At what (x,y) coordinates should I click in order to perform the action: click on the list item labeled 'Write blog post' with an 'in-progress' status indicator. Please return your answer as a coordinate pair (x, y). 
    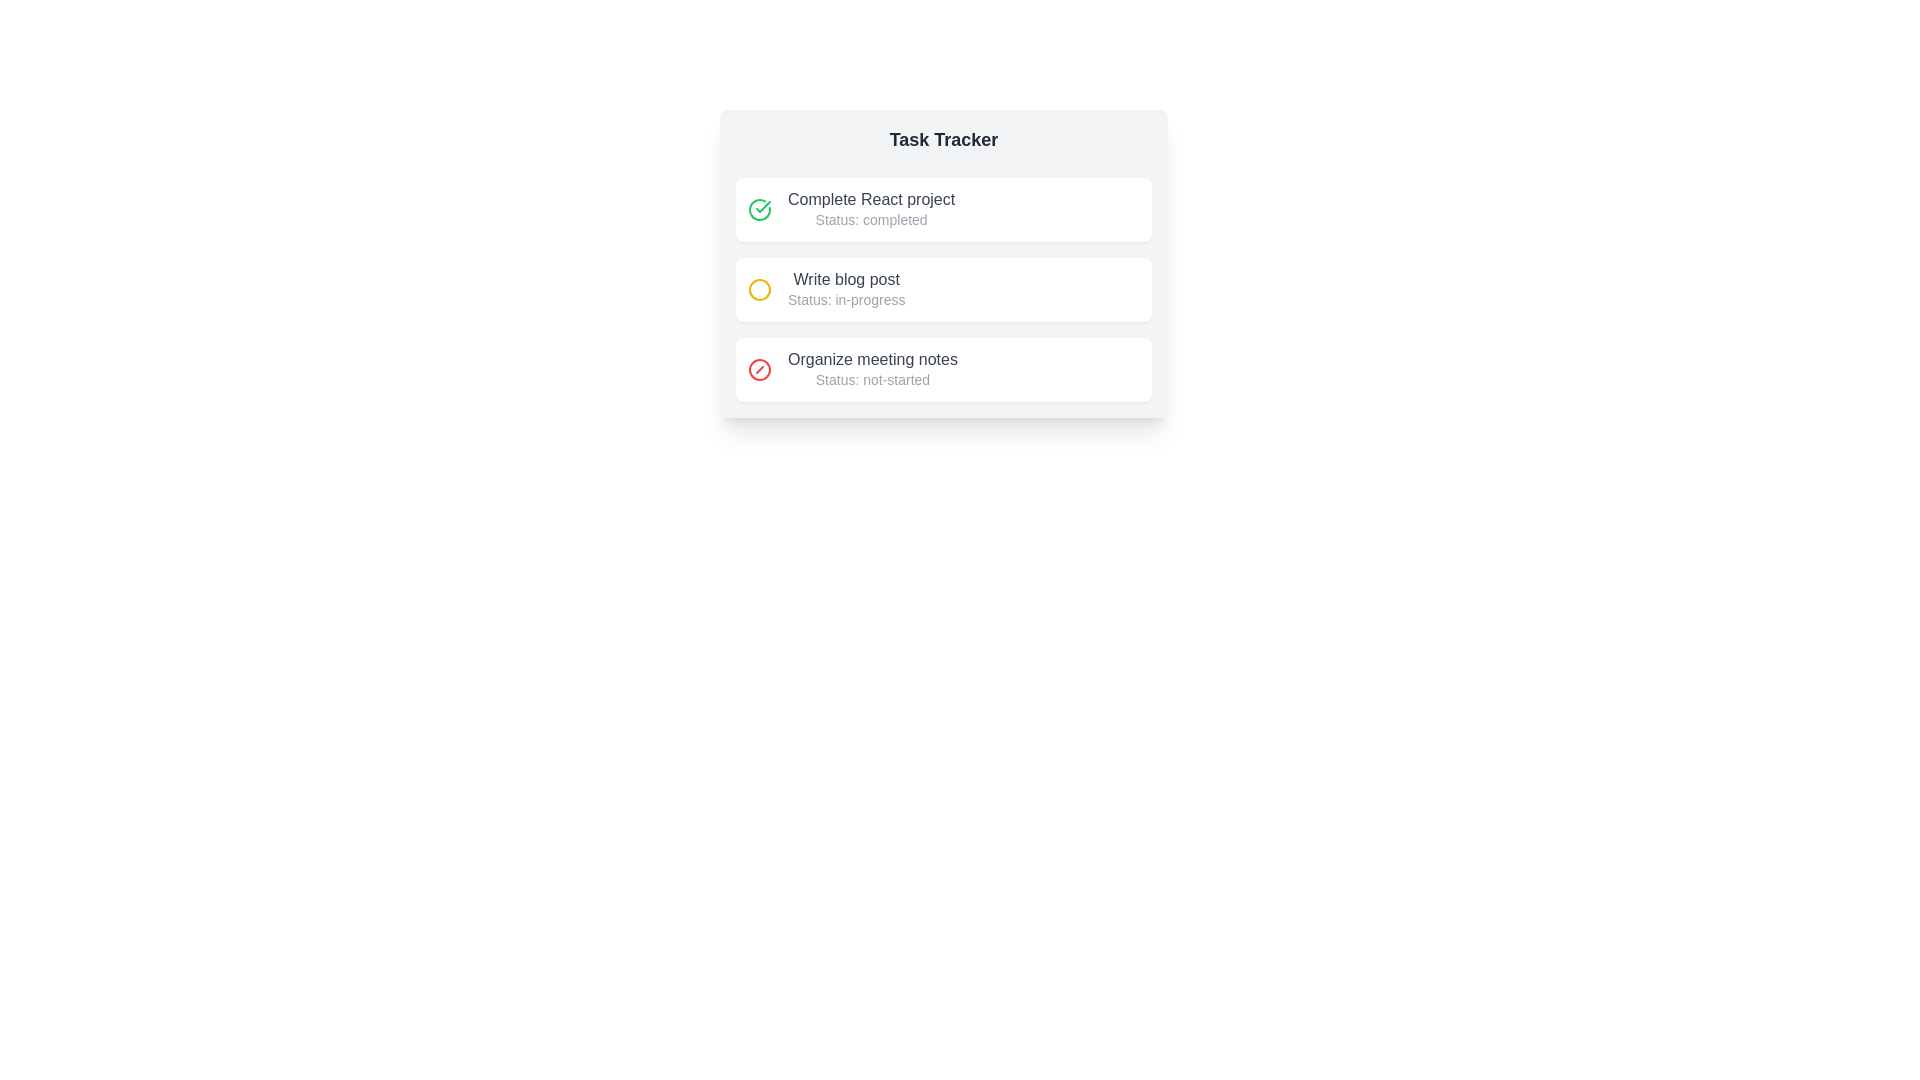
    Looking at the image, I should click on (943, 289).